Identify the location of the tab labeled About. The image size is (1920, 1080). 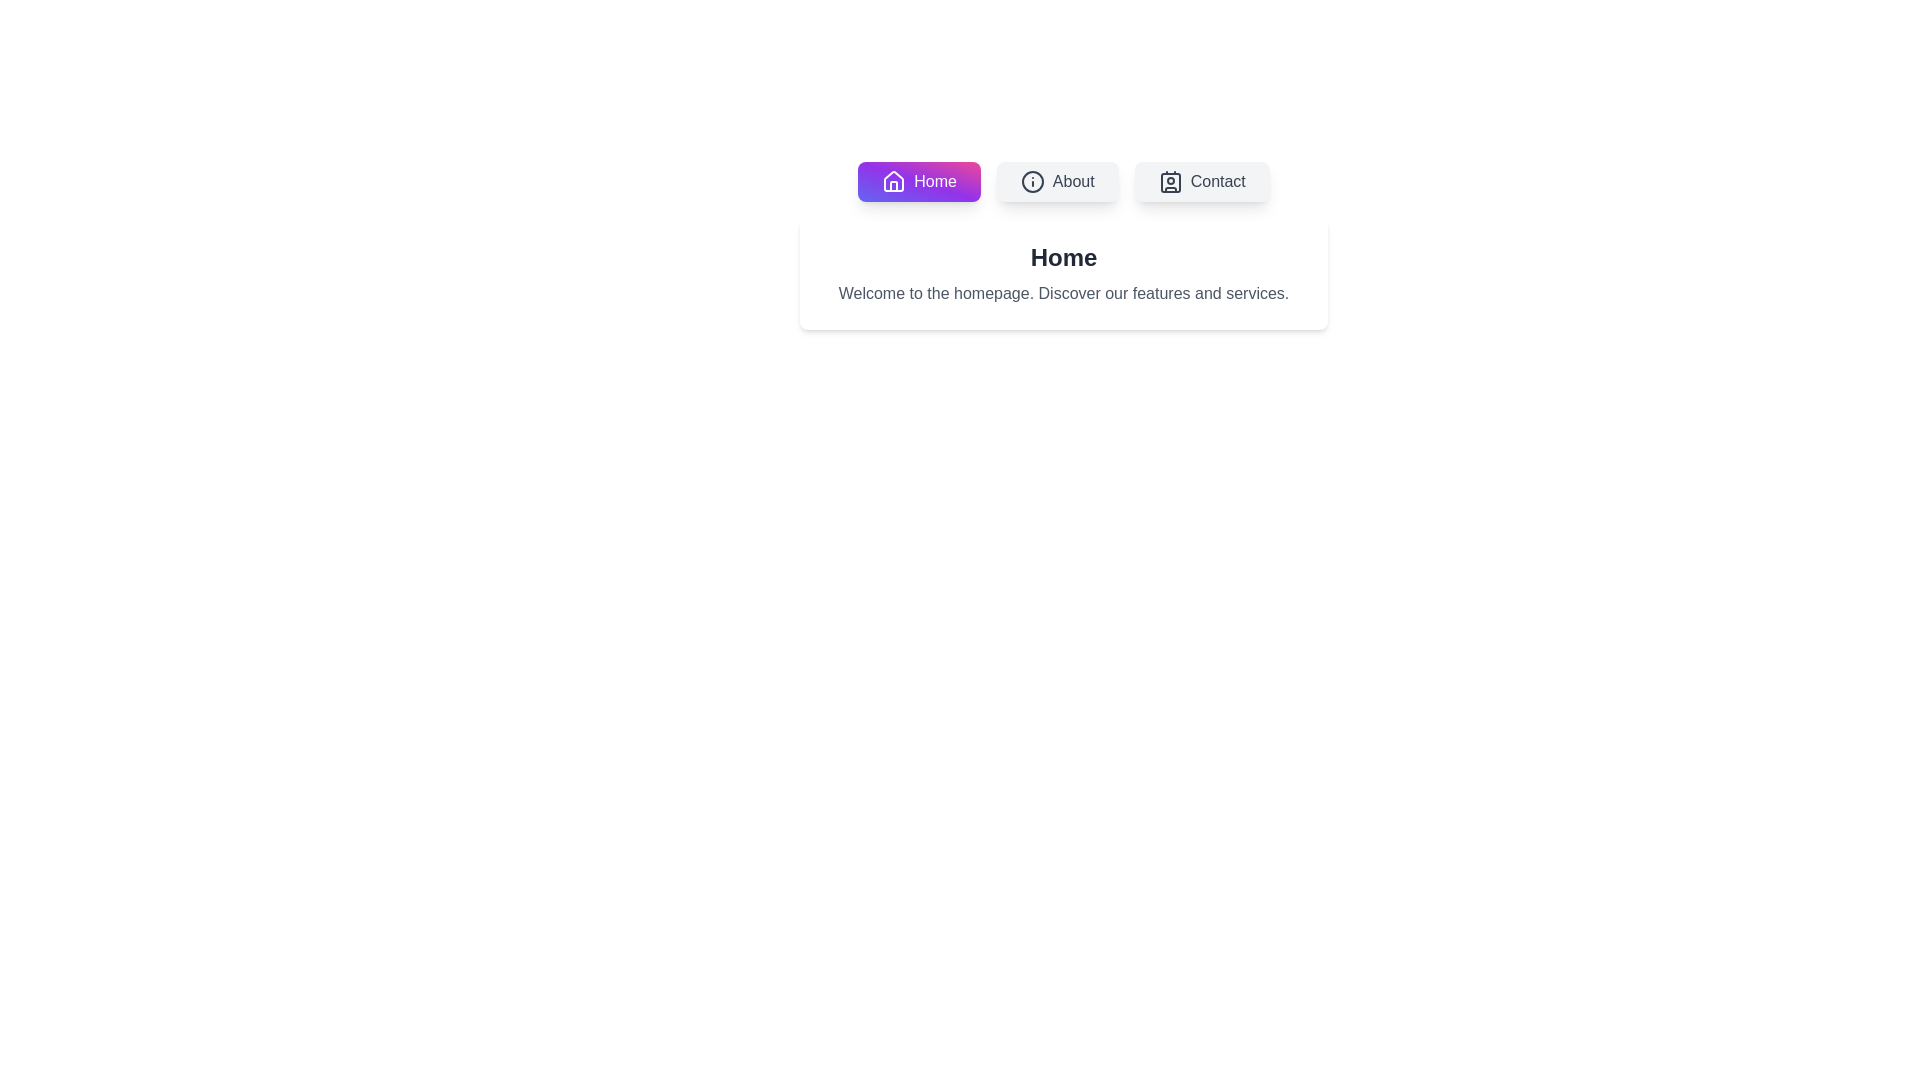
(1056, 181).